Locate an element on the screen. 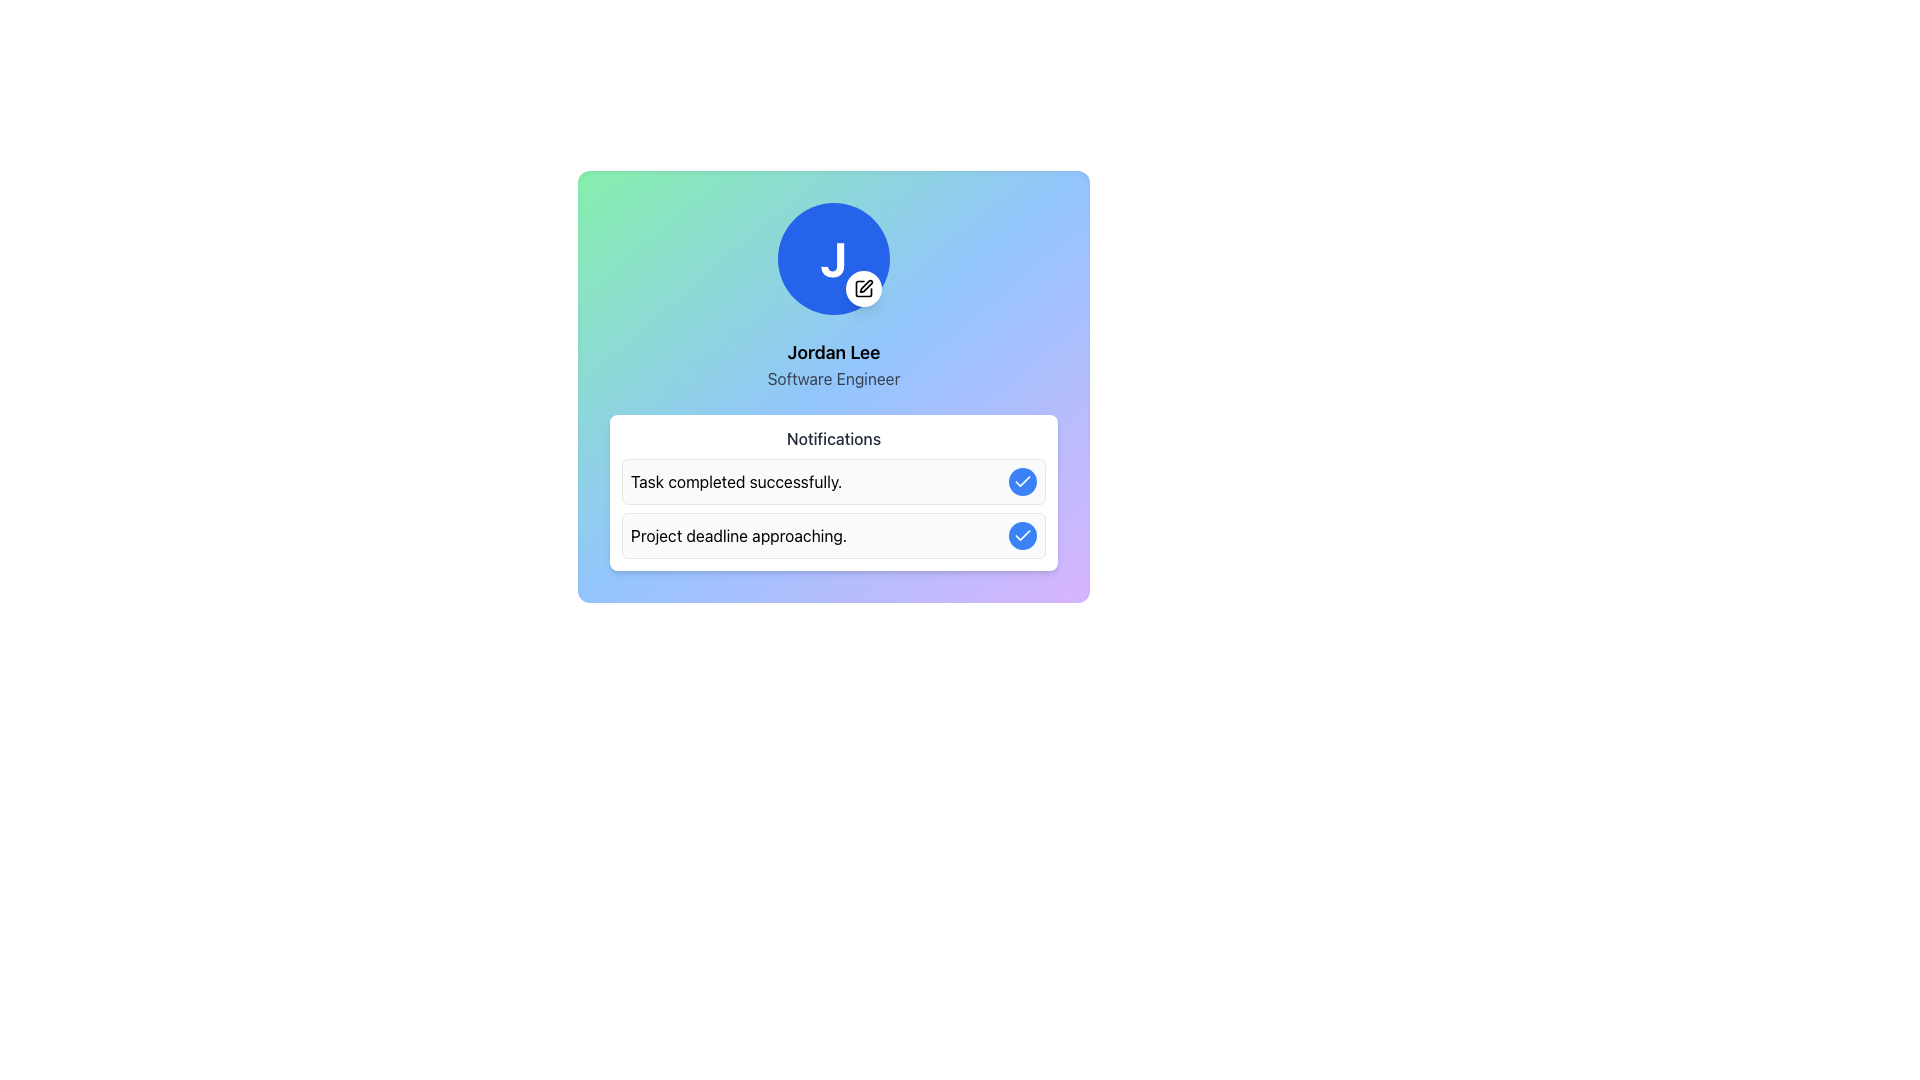  text displayed in the user identification label located below the circular avatar with the letter 'J' and above the notification section is located at coordinates (834, 365).